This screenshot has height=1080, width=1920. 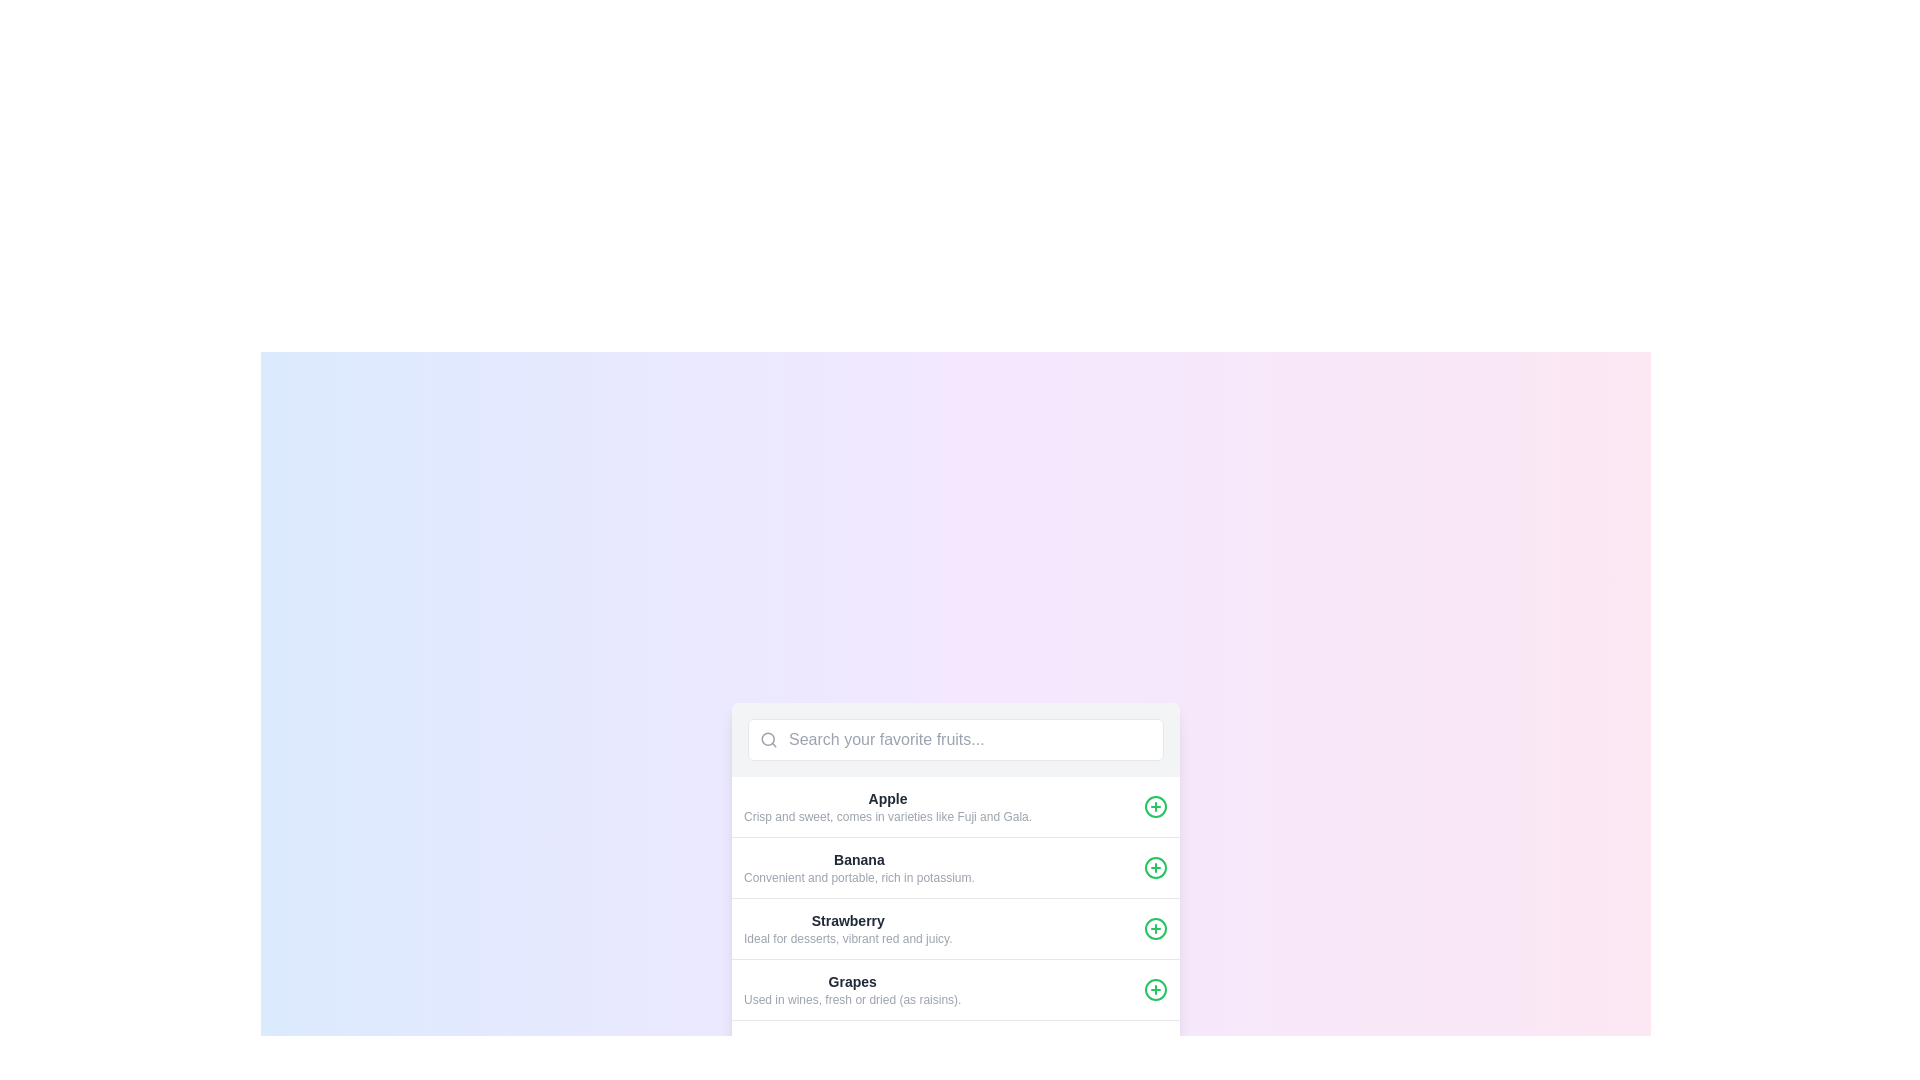 What do you see at coordinates (852, 999) in the screenshot?
I see `the text label displaying 'Used in wines, fresh or dried (as raisins).' which is positioned directly beneath the bold title 'Grapes' in the details section of the fruit list` at bounding box center [852, 999].